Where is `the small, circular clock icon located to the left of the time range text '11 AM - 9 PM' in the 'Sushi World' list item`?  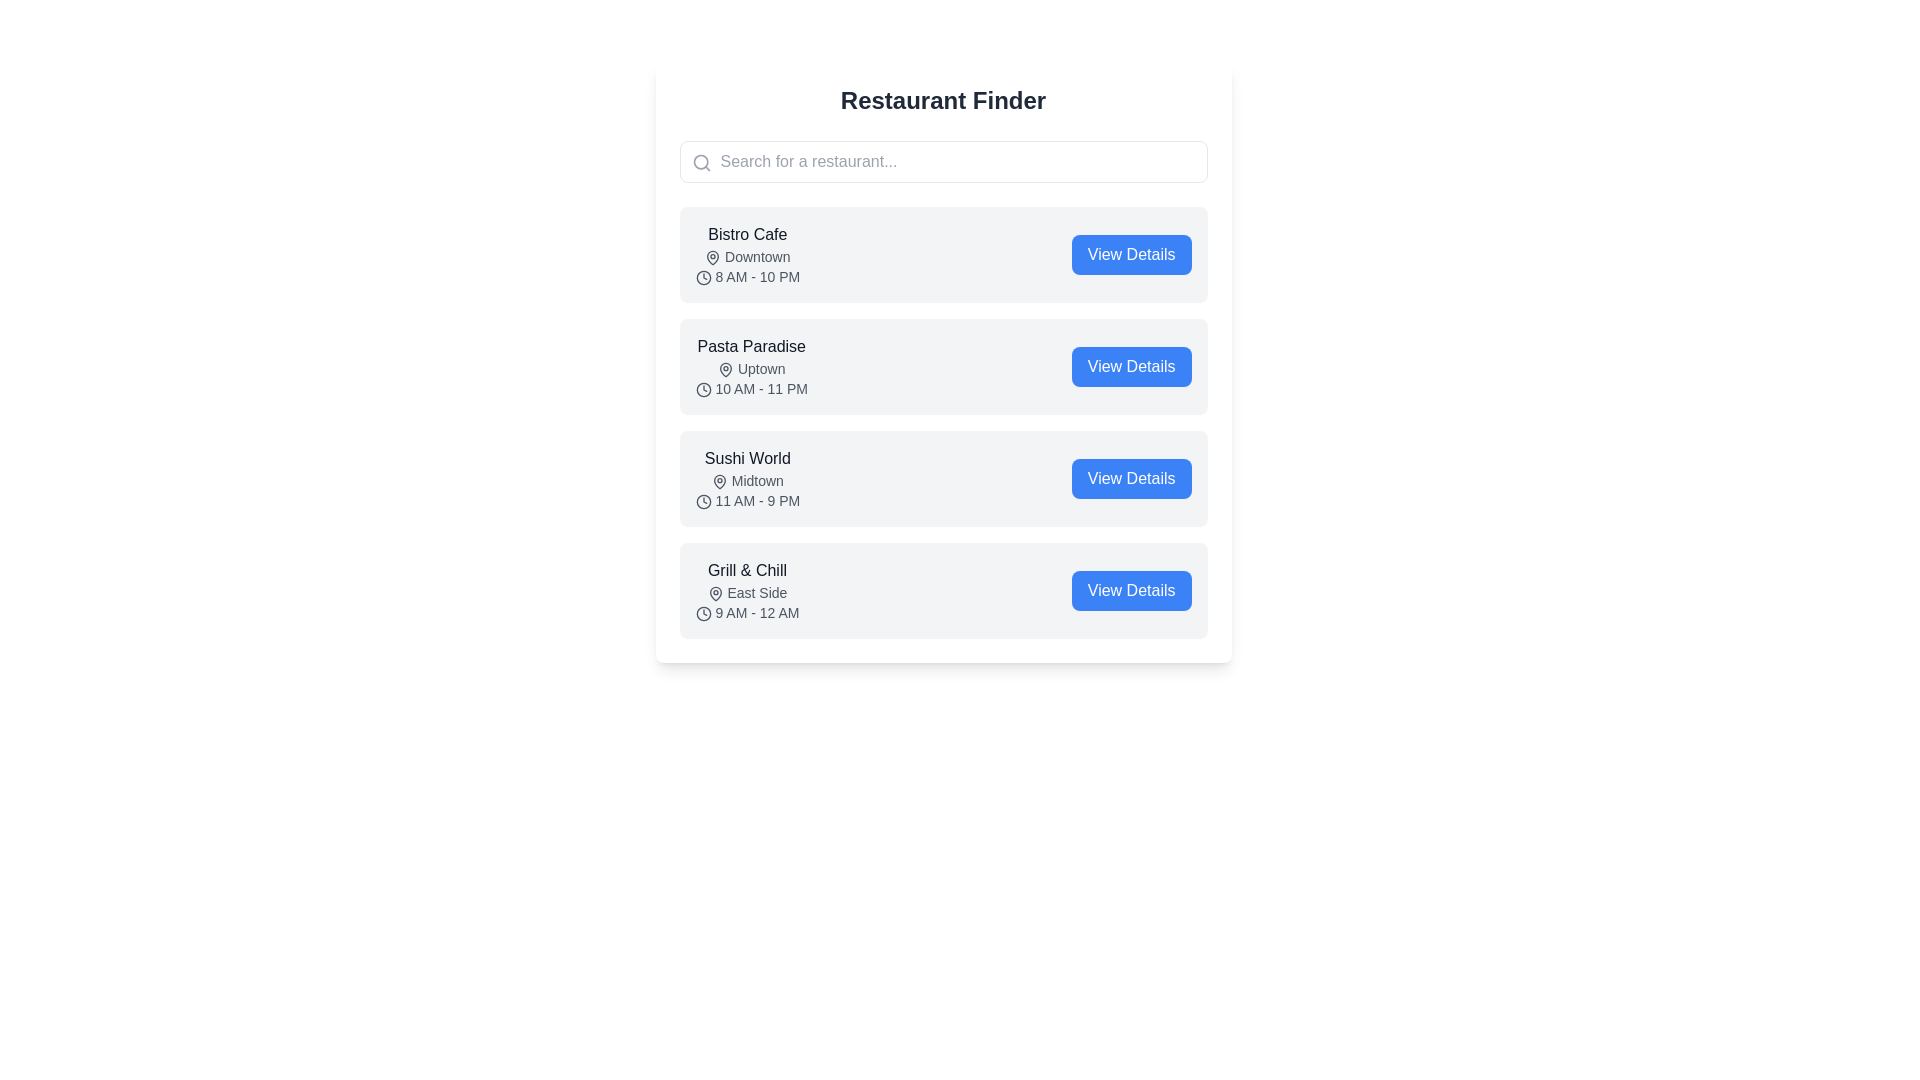
the small, circular clock icon located to the left of the time range text '11 AM - 9 PM' in the 'Sushi World' list item is located at coordinates (703, 501).